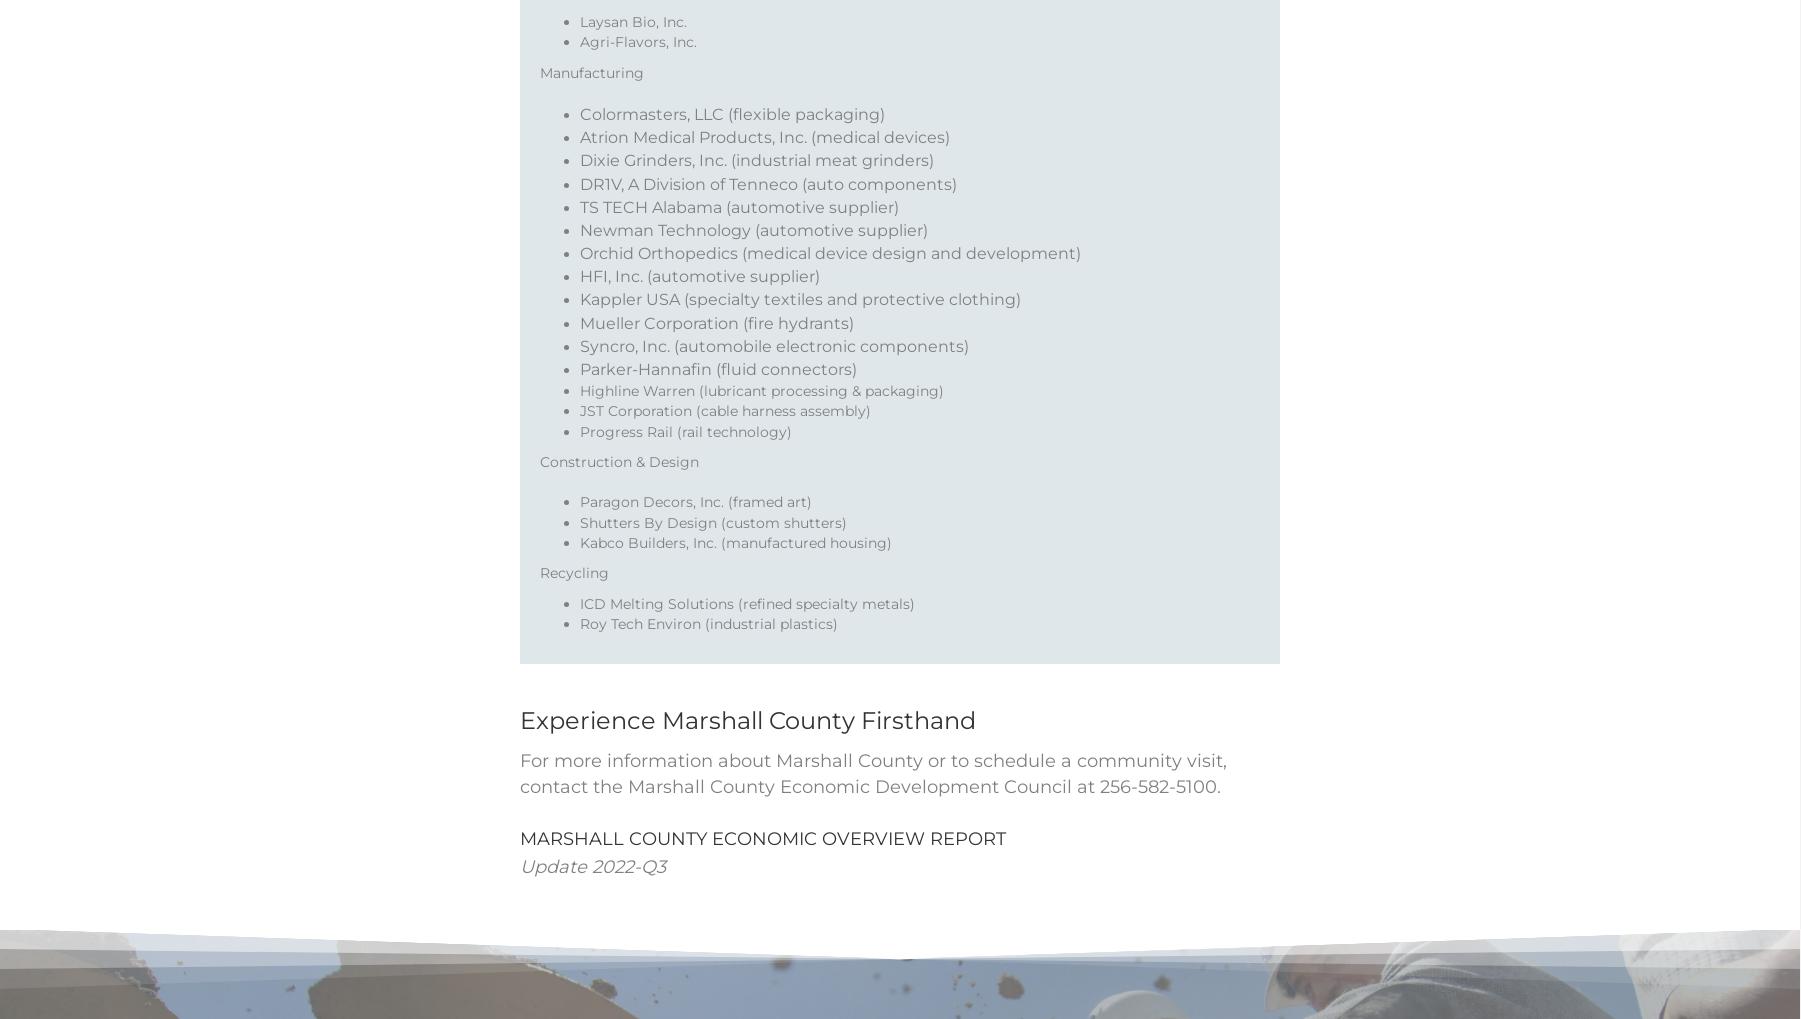 The image size is (1801, 1019). Describe the element at coordinates (718, 394) in the screenshot. I see `'Parker-Hannafin (fluid connectors)'` at that location.